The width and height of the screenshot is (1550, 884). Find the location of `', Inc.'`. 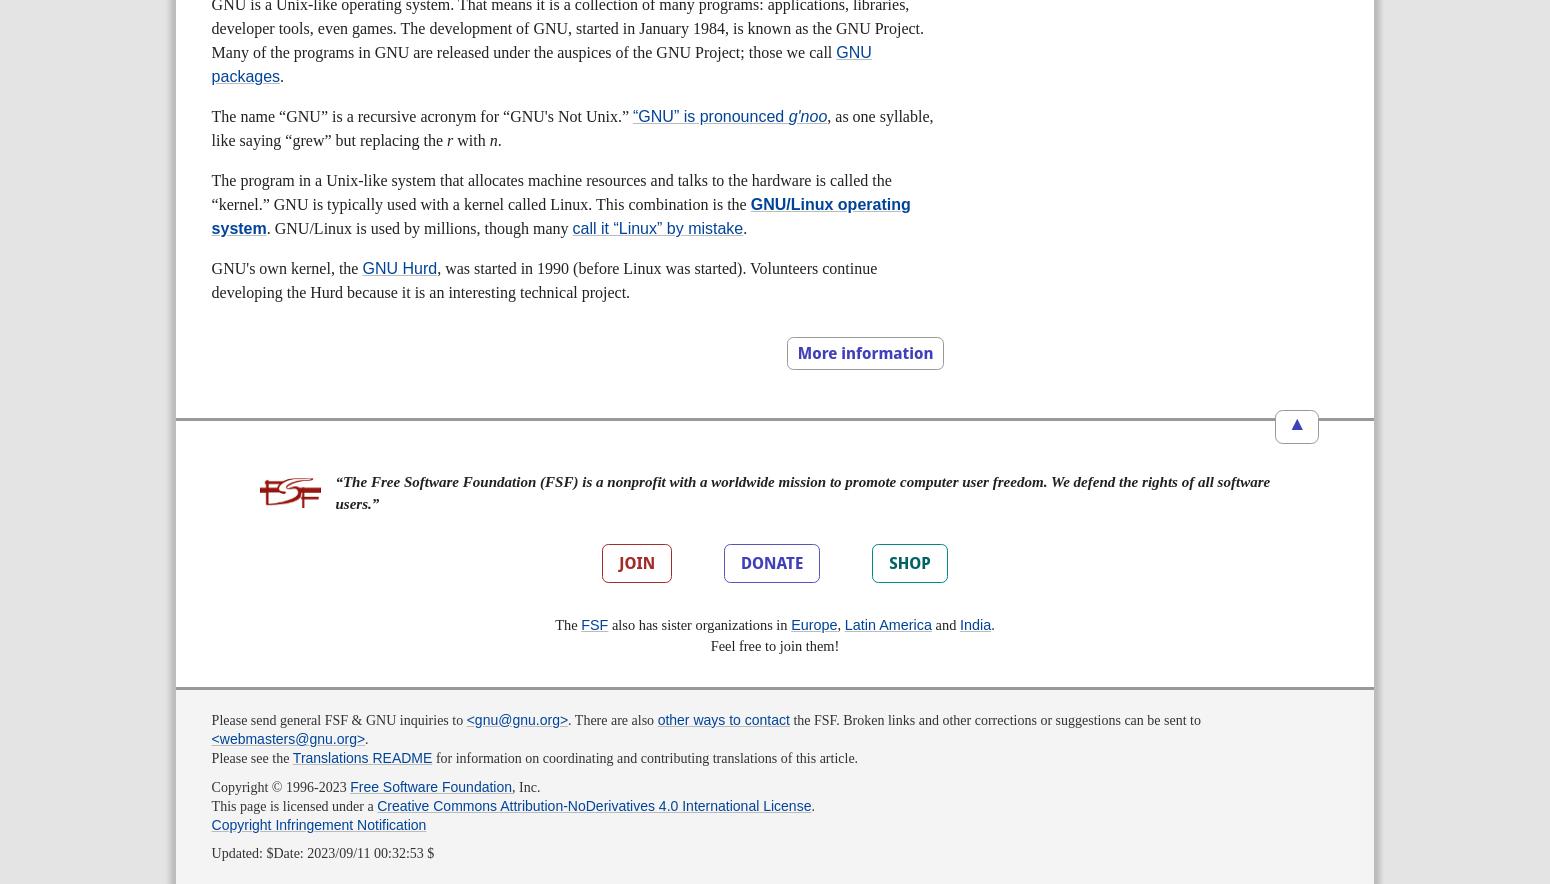

', Inc.' is located at coordinates (510, 786).